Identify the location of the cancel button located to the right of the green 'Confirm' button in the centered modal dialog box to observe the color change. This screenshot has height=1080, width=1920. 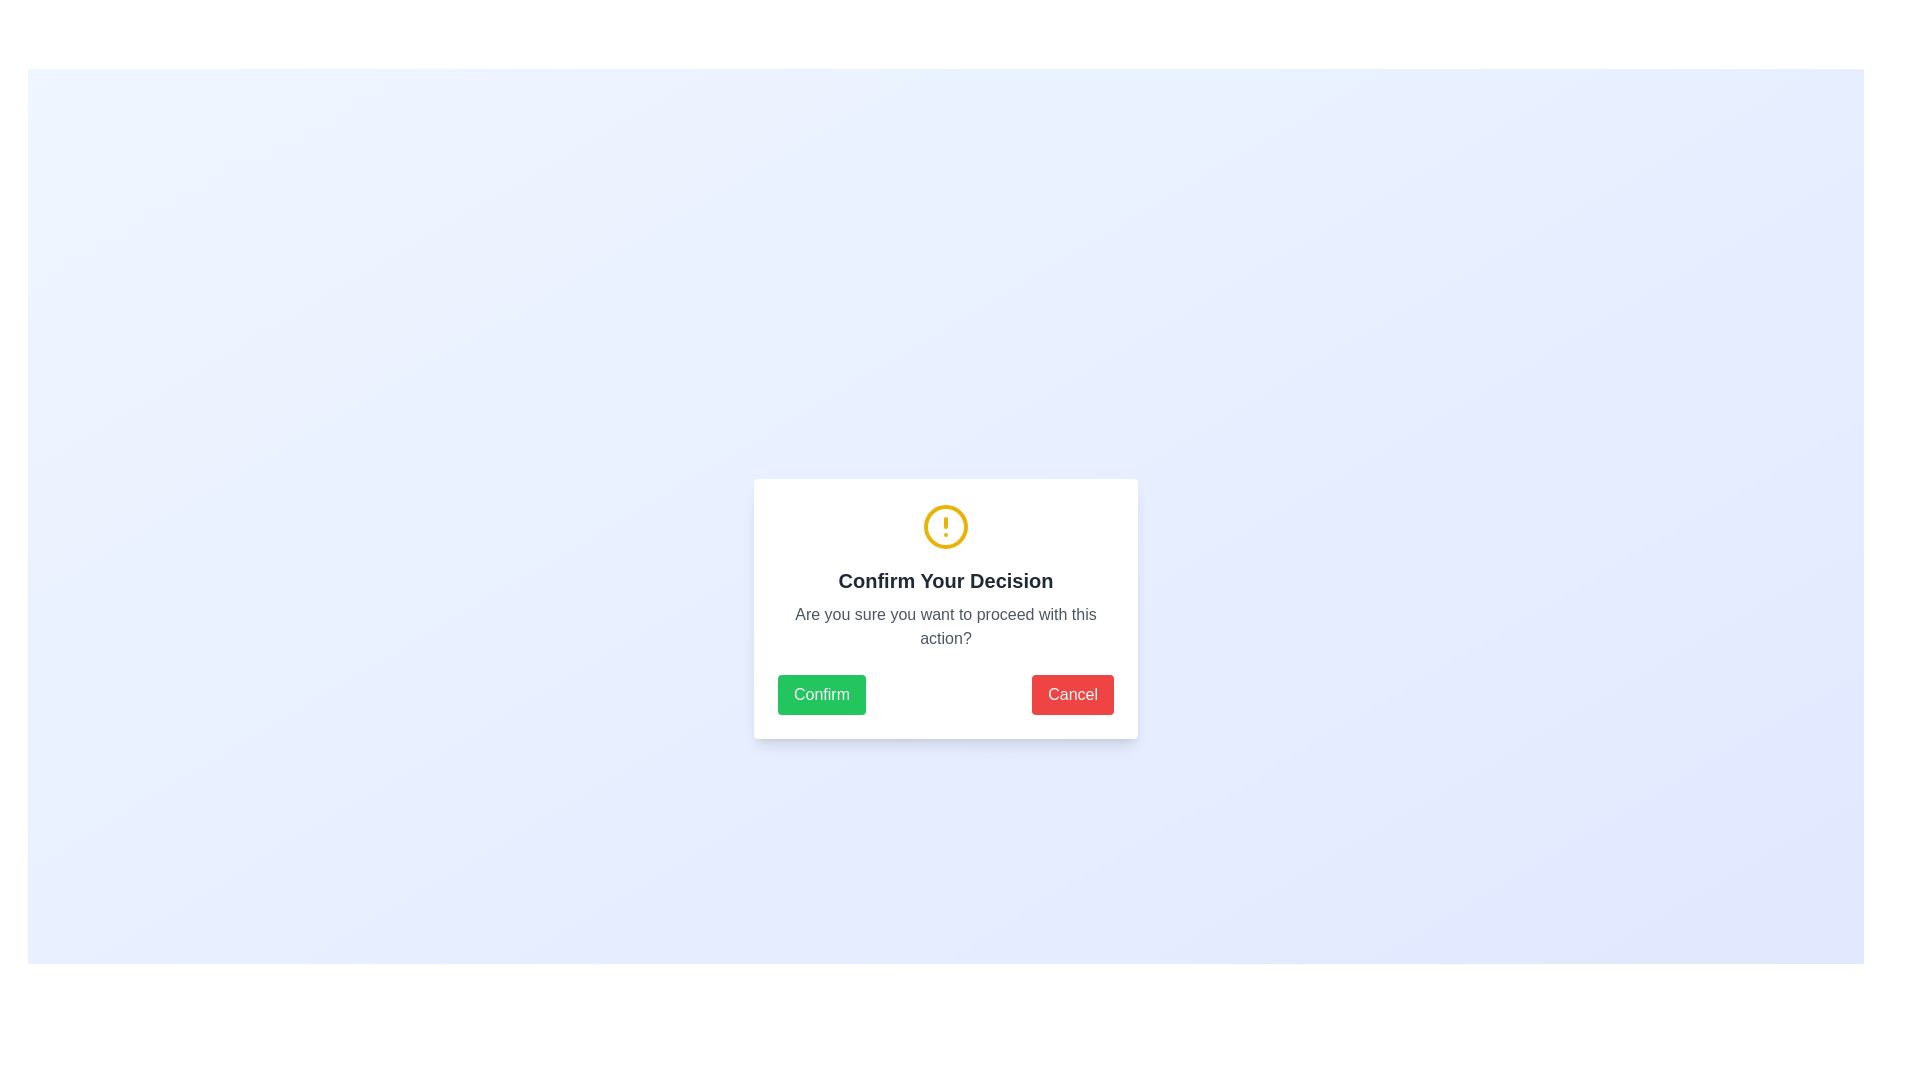
(1072, 693).